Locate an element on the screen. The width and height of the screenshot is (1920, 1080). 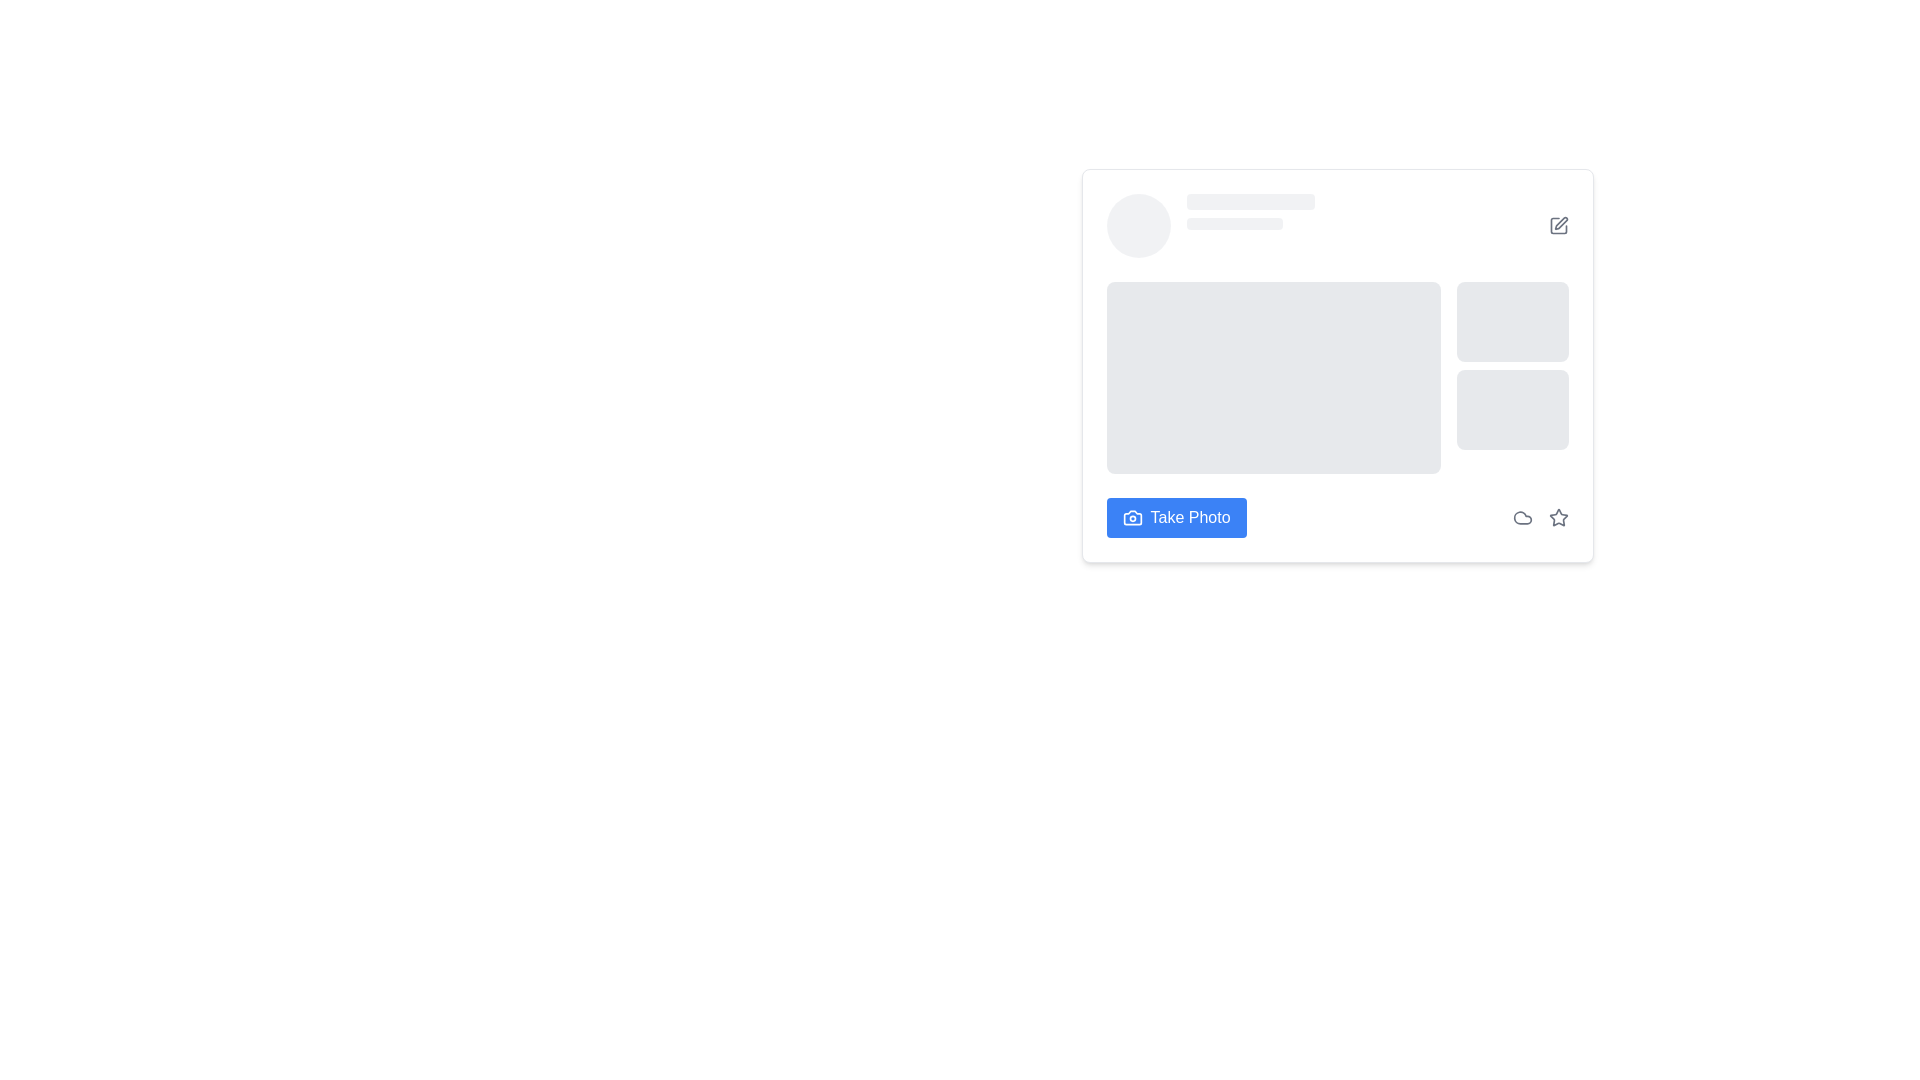
the star button located at the bottom-right corner of the main interface panel, which serves as a rating indicator or favorite marker is located at coordinates (1557, 516).